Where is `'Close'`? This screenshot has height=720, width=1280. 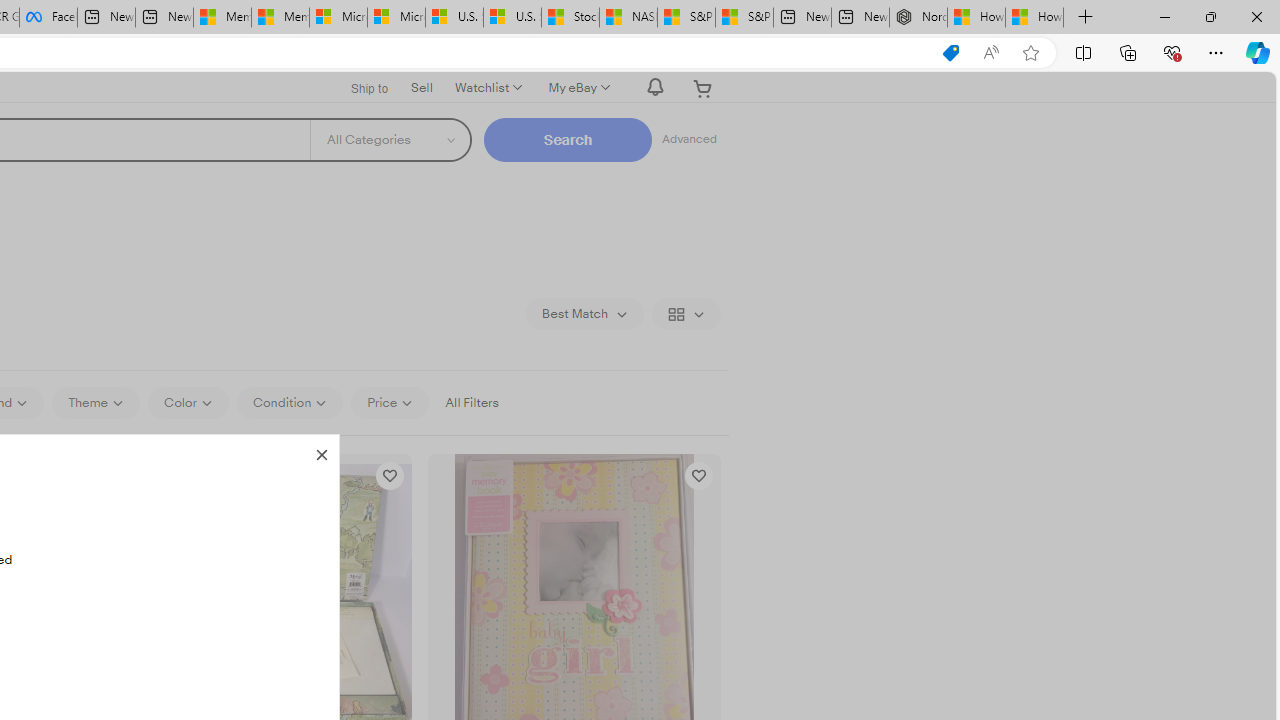 'Close' is located at coordinates (321, 452).